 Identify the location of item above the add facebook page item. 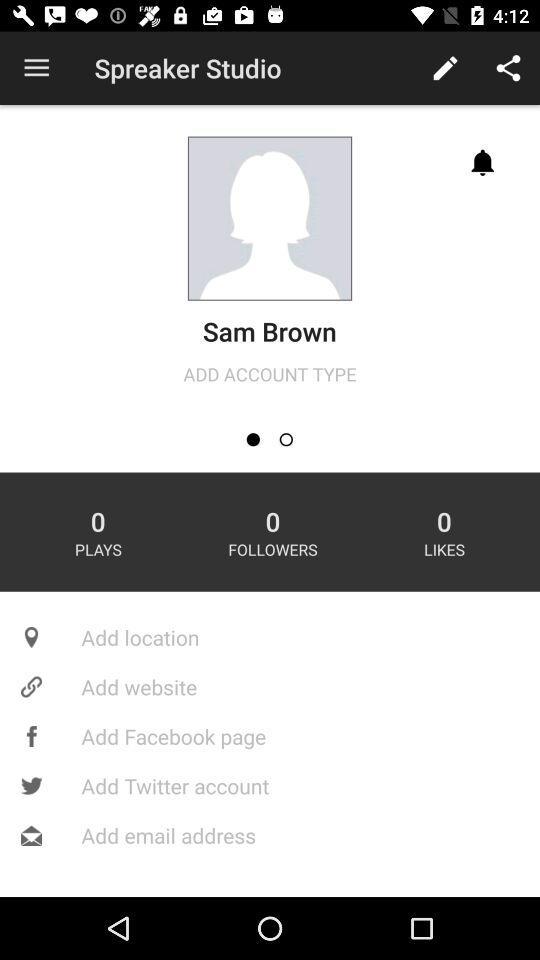
(270, 686).